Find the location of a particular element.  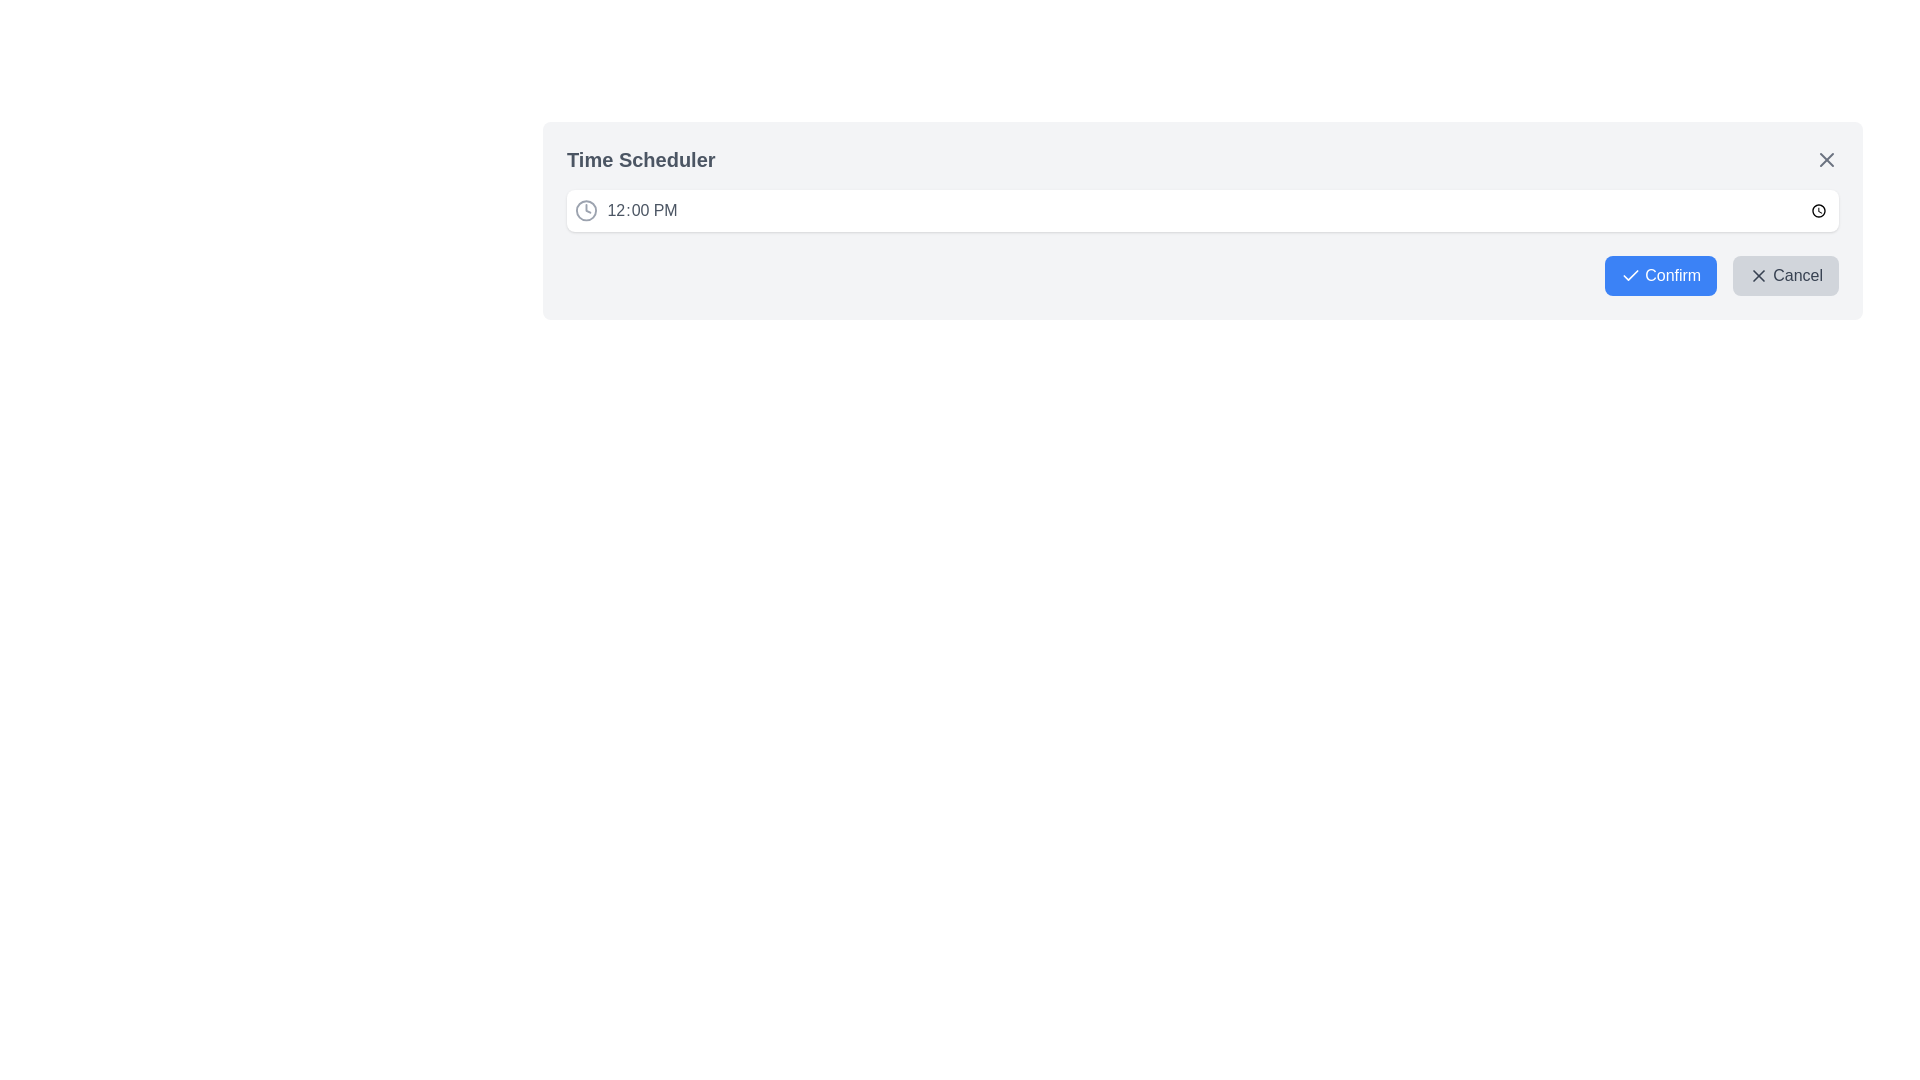

the second button from the left in the button group at the bottom right of the interface is located at coordinates (1661, 276).